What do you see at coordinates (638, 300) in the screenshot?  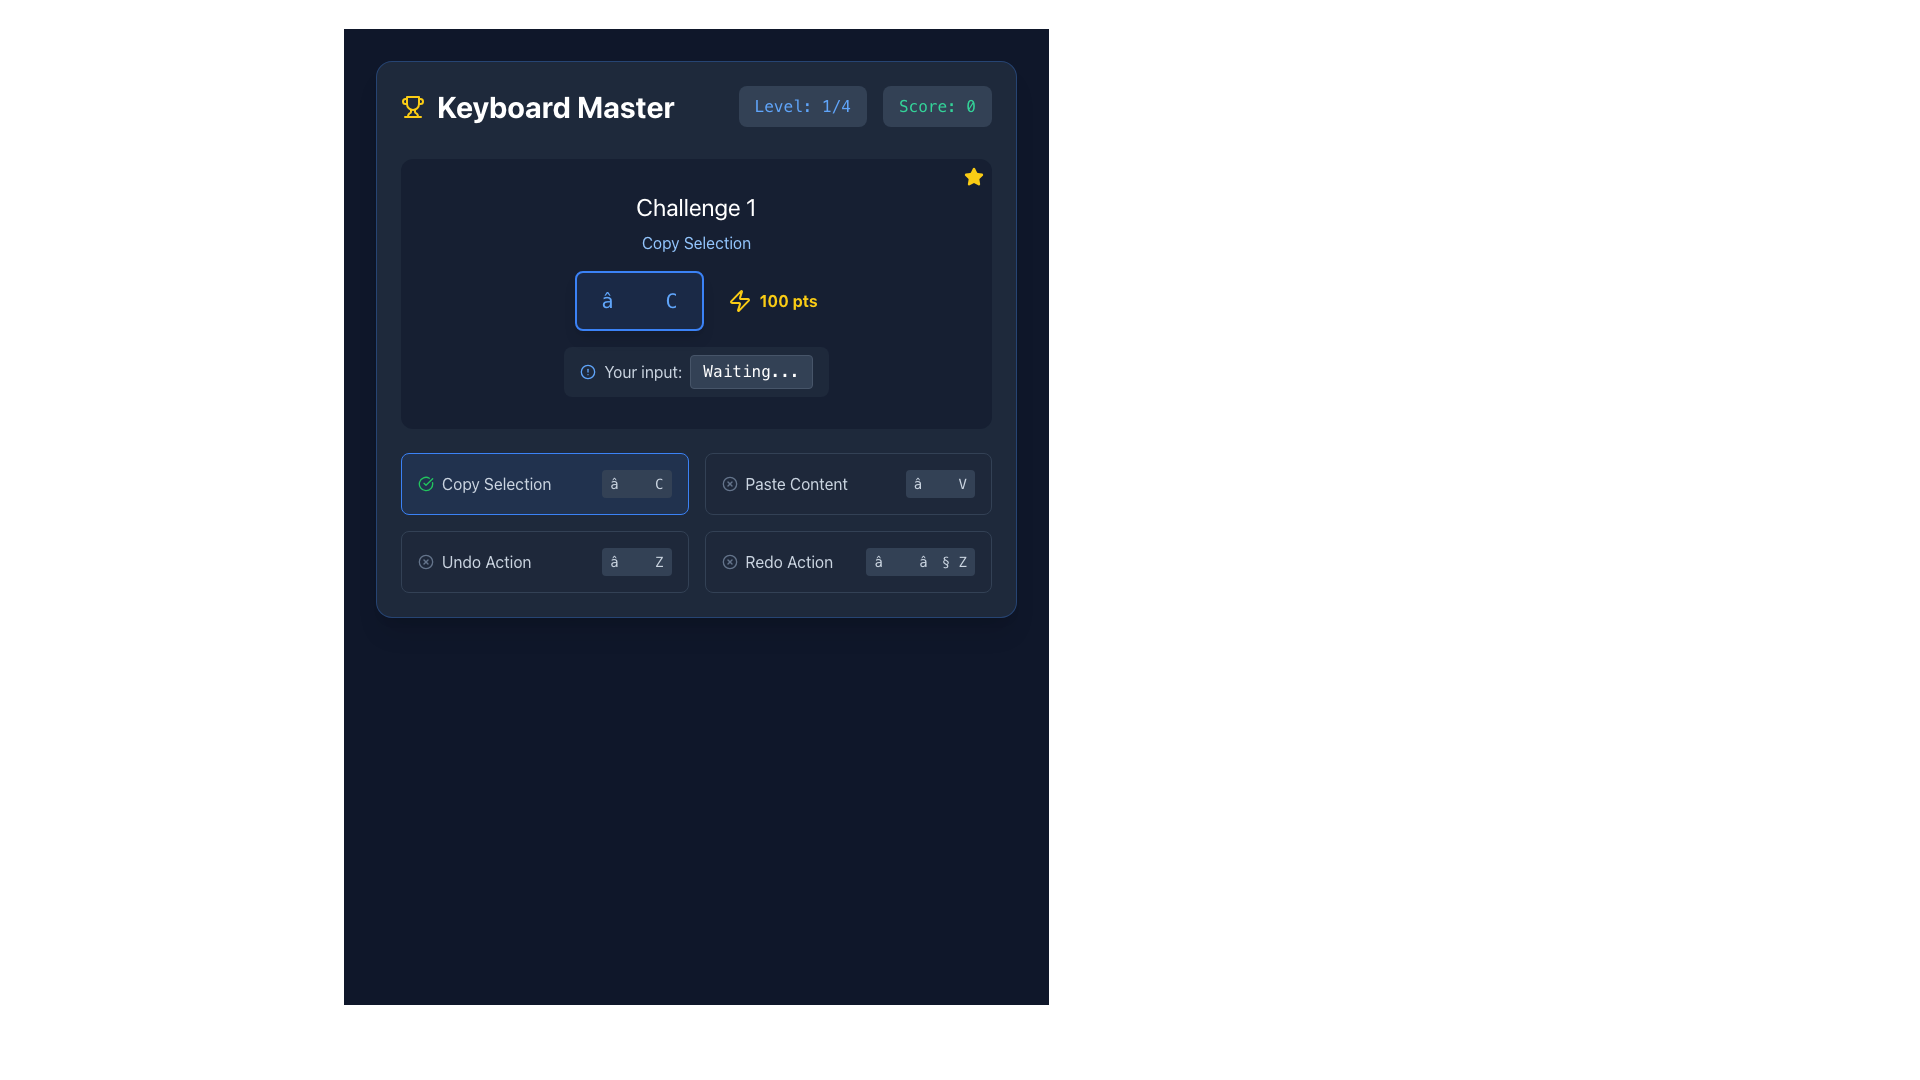 I see `the stylized text button labeled '⌘ C', which is a keyboard shortcut notation for copying, located under the 'Challenge 1' heading in the application interface` at bounding box center [638, 300].